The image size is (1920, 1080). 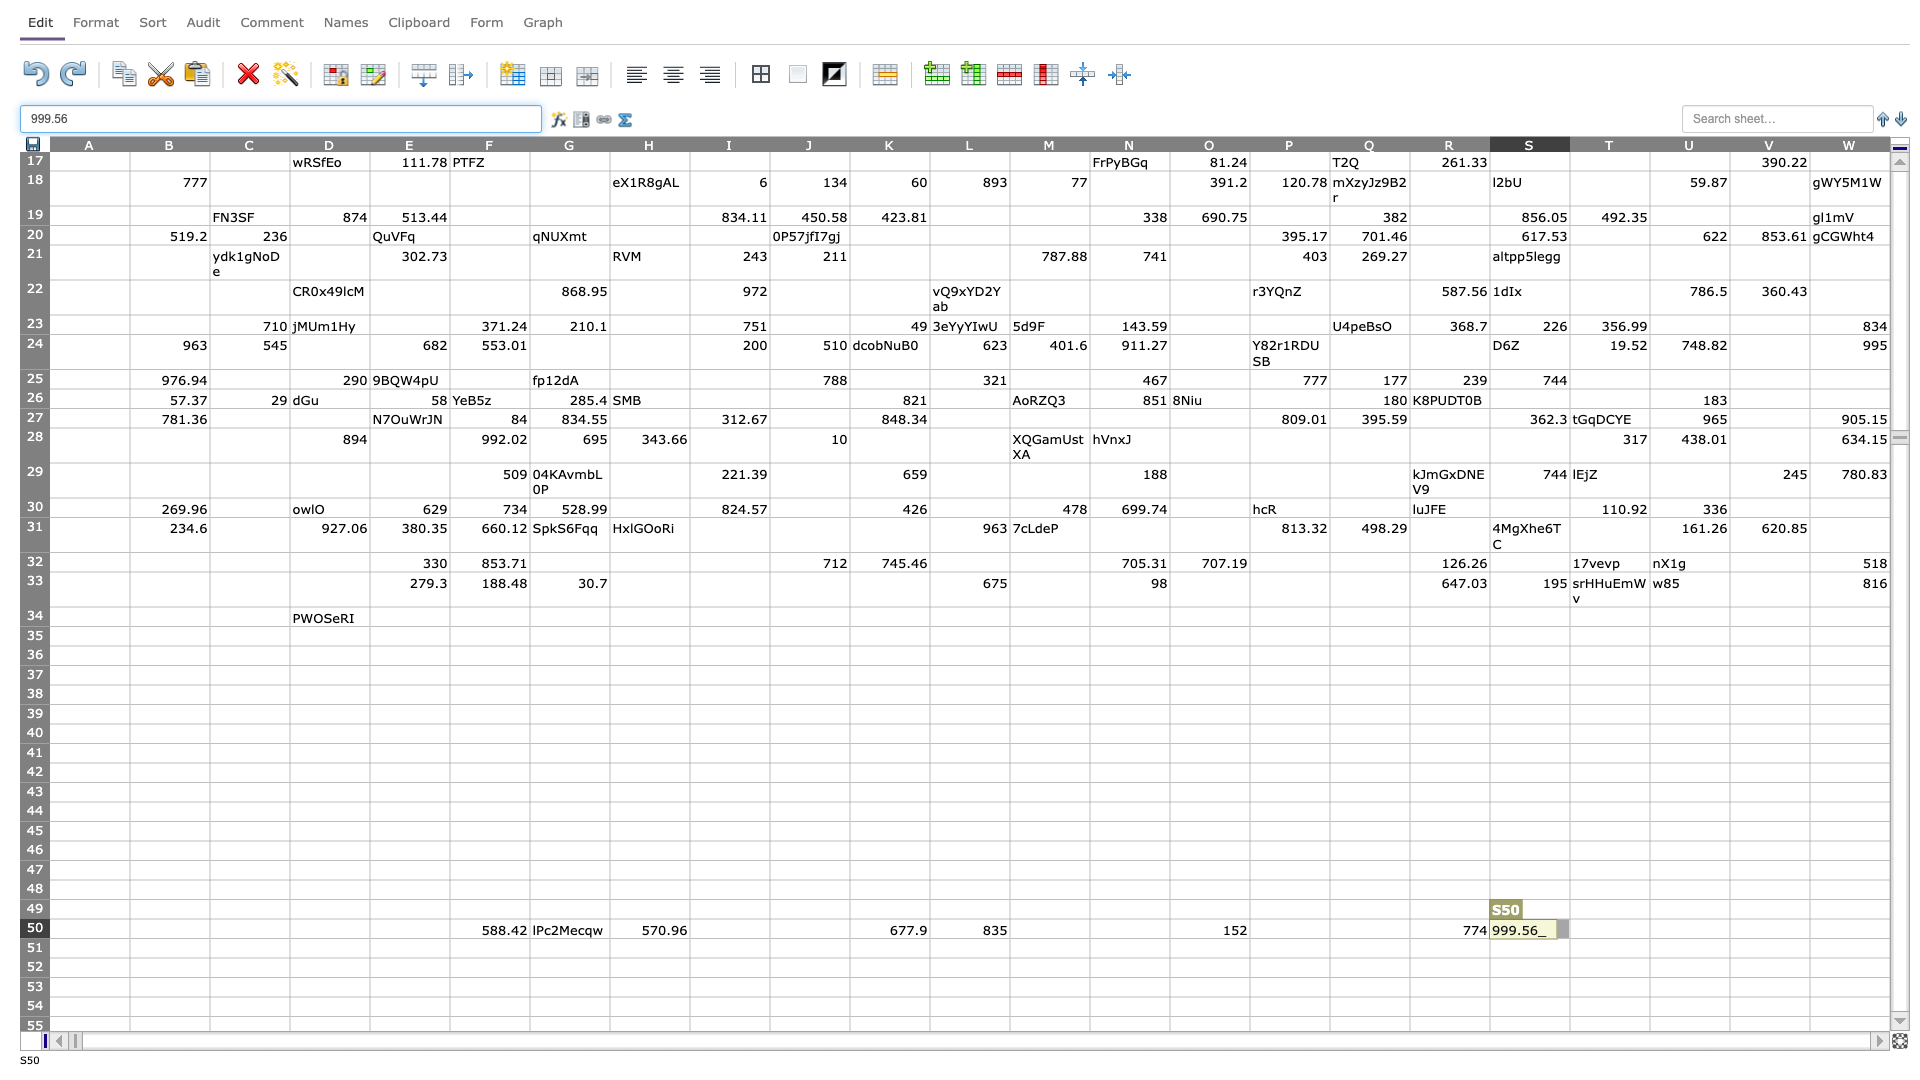 What do you see at coordinates (1568, 918) in the screenshot?
I see `Upper left corner of cell T50` at bounding box center [1568, 918].